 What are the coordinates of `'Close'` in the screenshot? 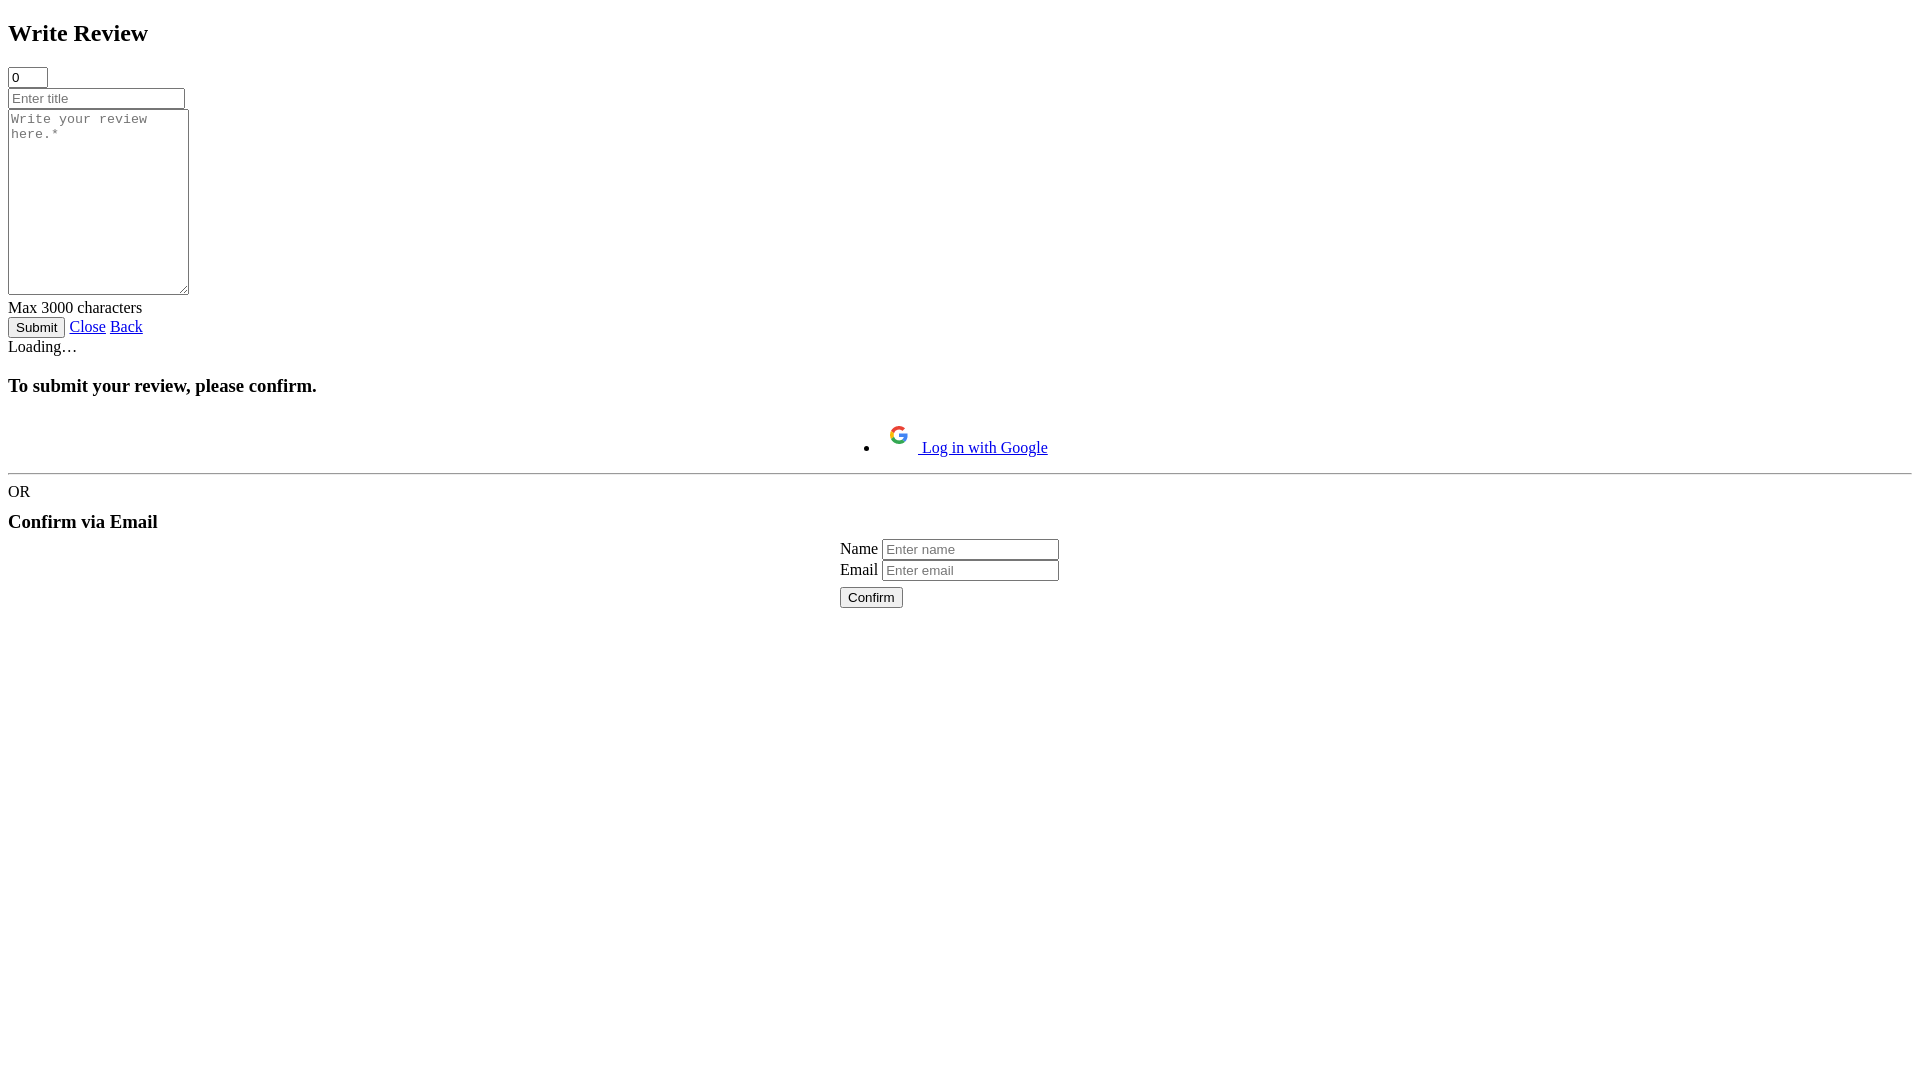 It's located at (85, 325).